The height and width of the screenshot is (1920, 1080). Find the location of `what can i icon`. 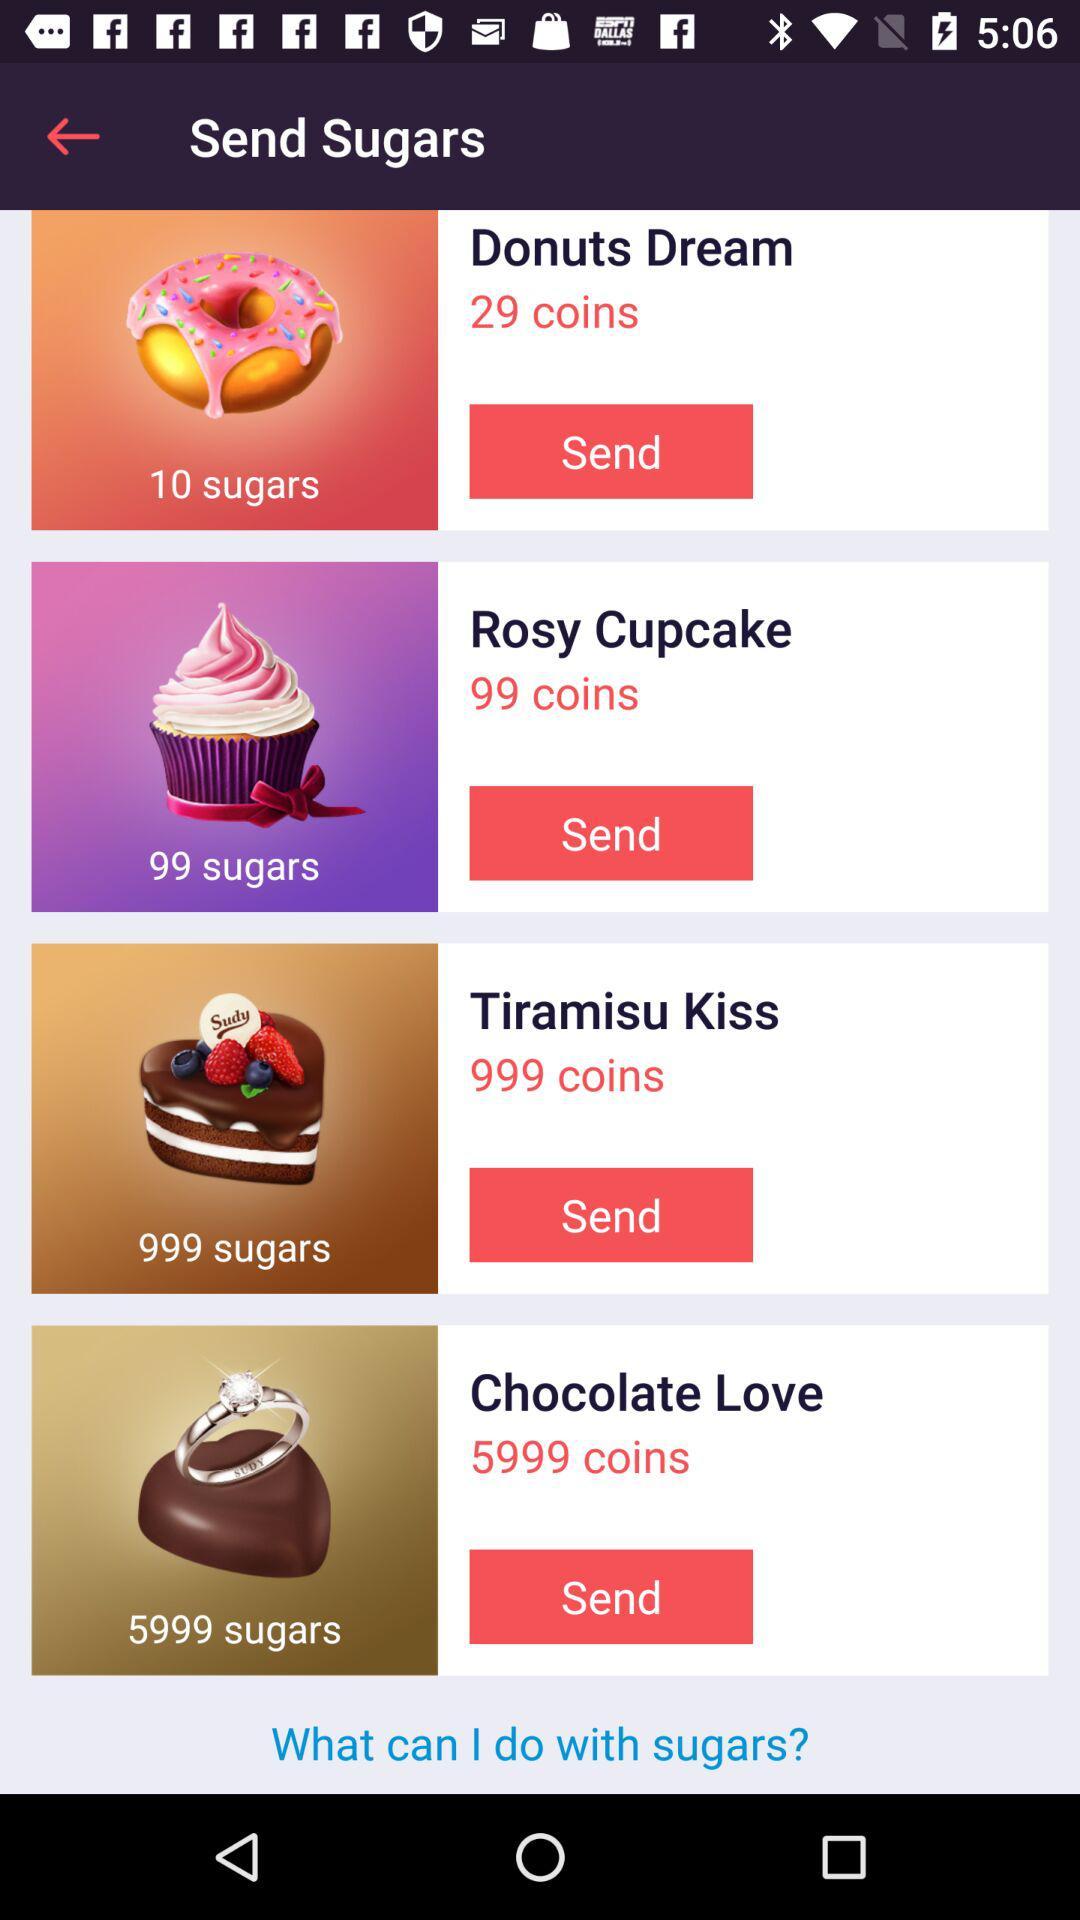

what can i icon is located at coordinates (540, 1741).